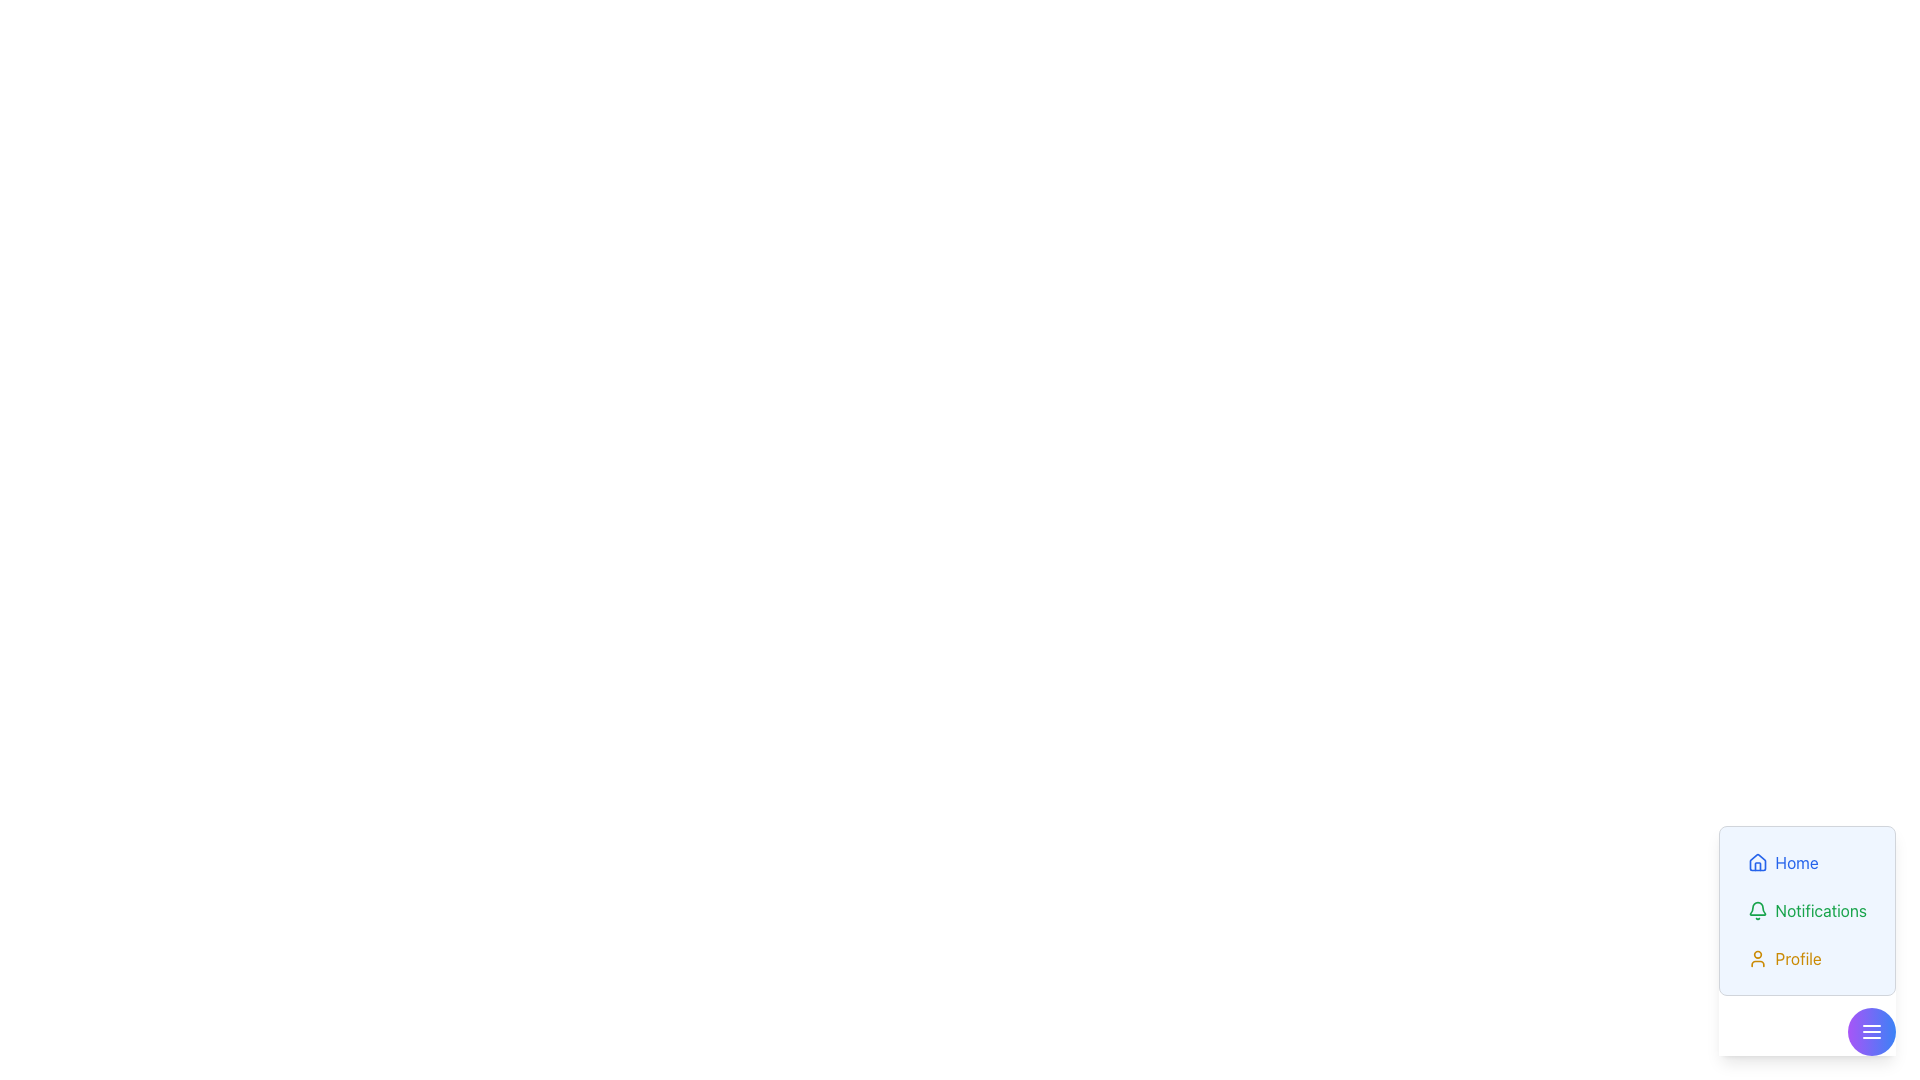  I want to click on the green bell icon and 'Notifications' text in the vertical menu to change its appearance, which is the second option below 'Home', so click(1807, 910).